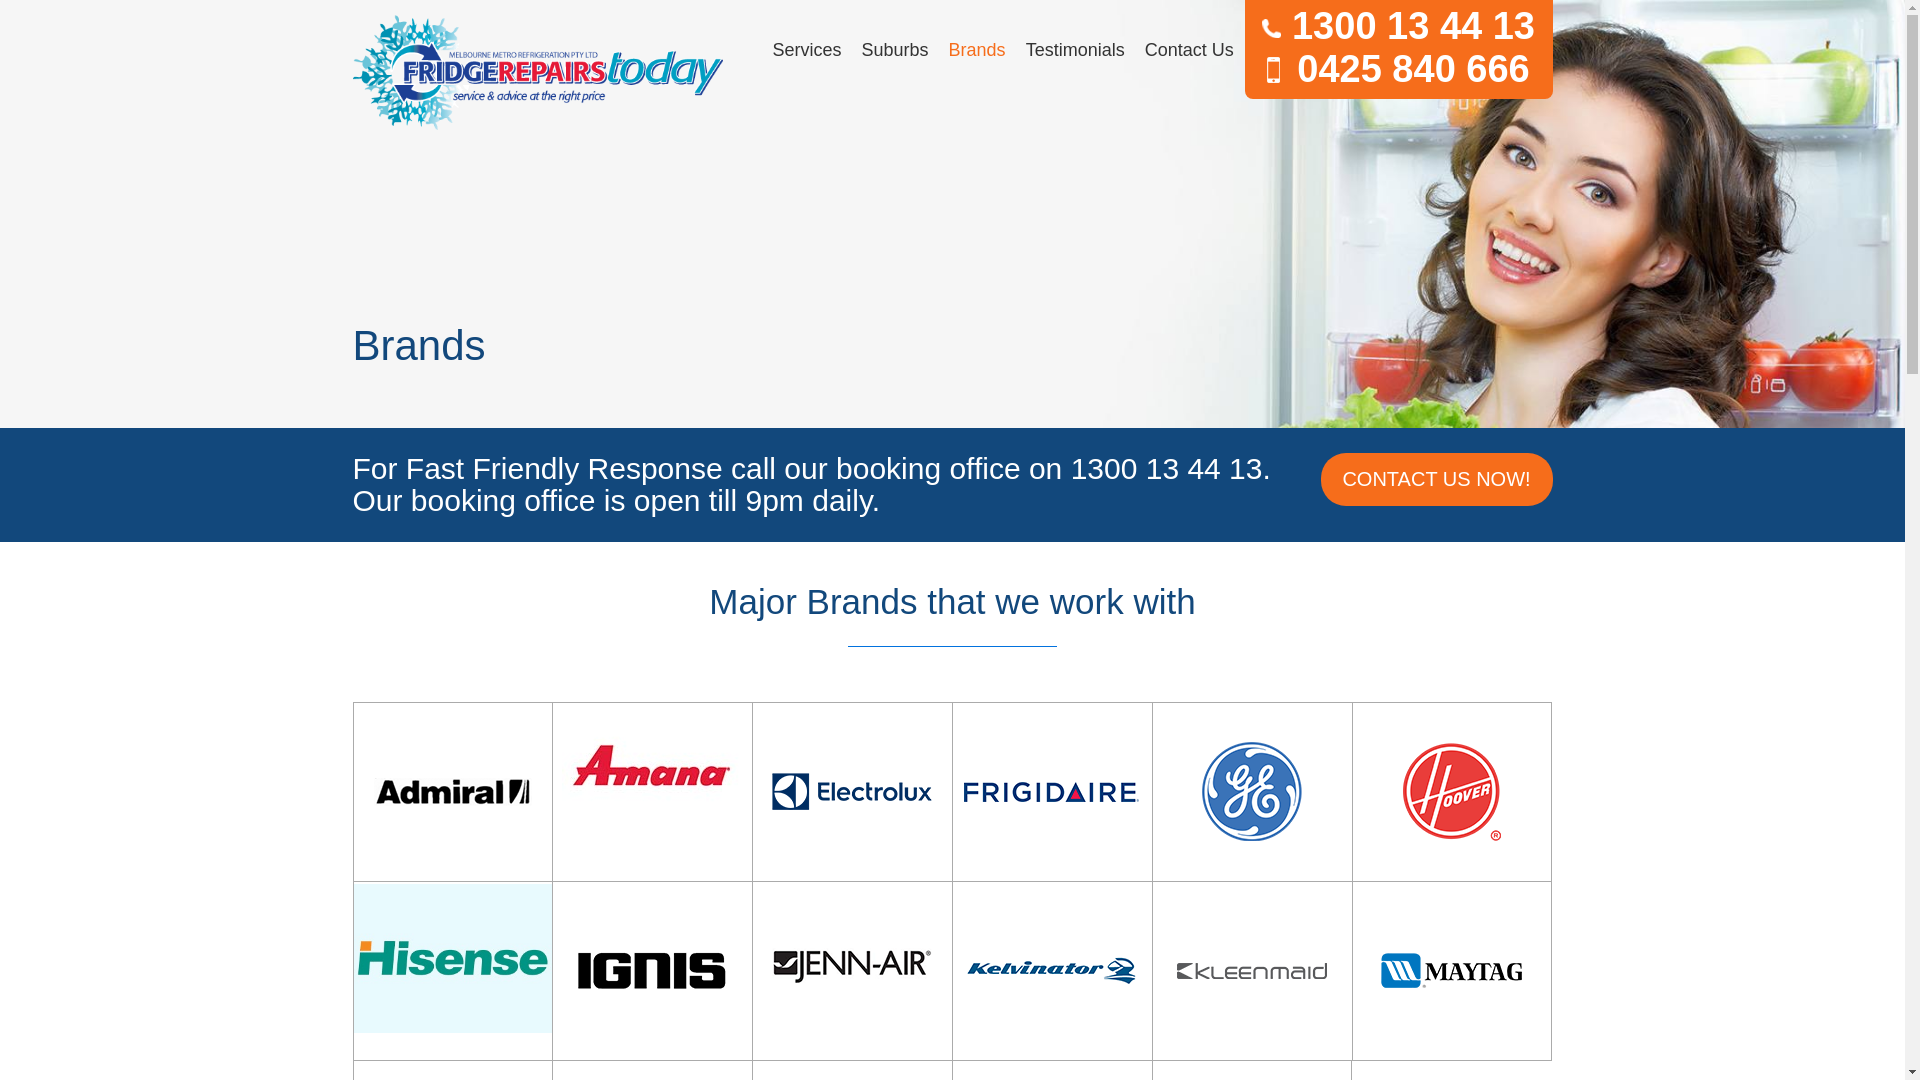 This screenshot has width=1920, height=1080. Describe the element at coordinates (1074, 49) in the screenshot. I see `'Testimonials'` at that location.